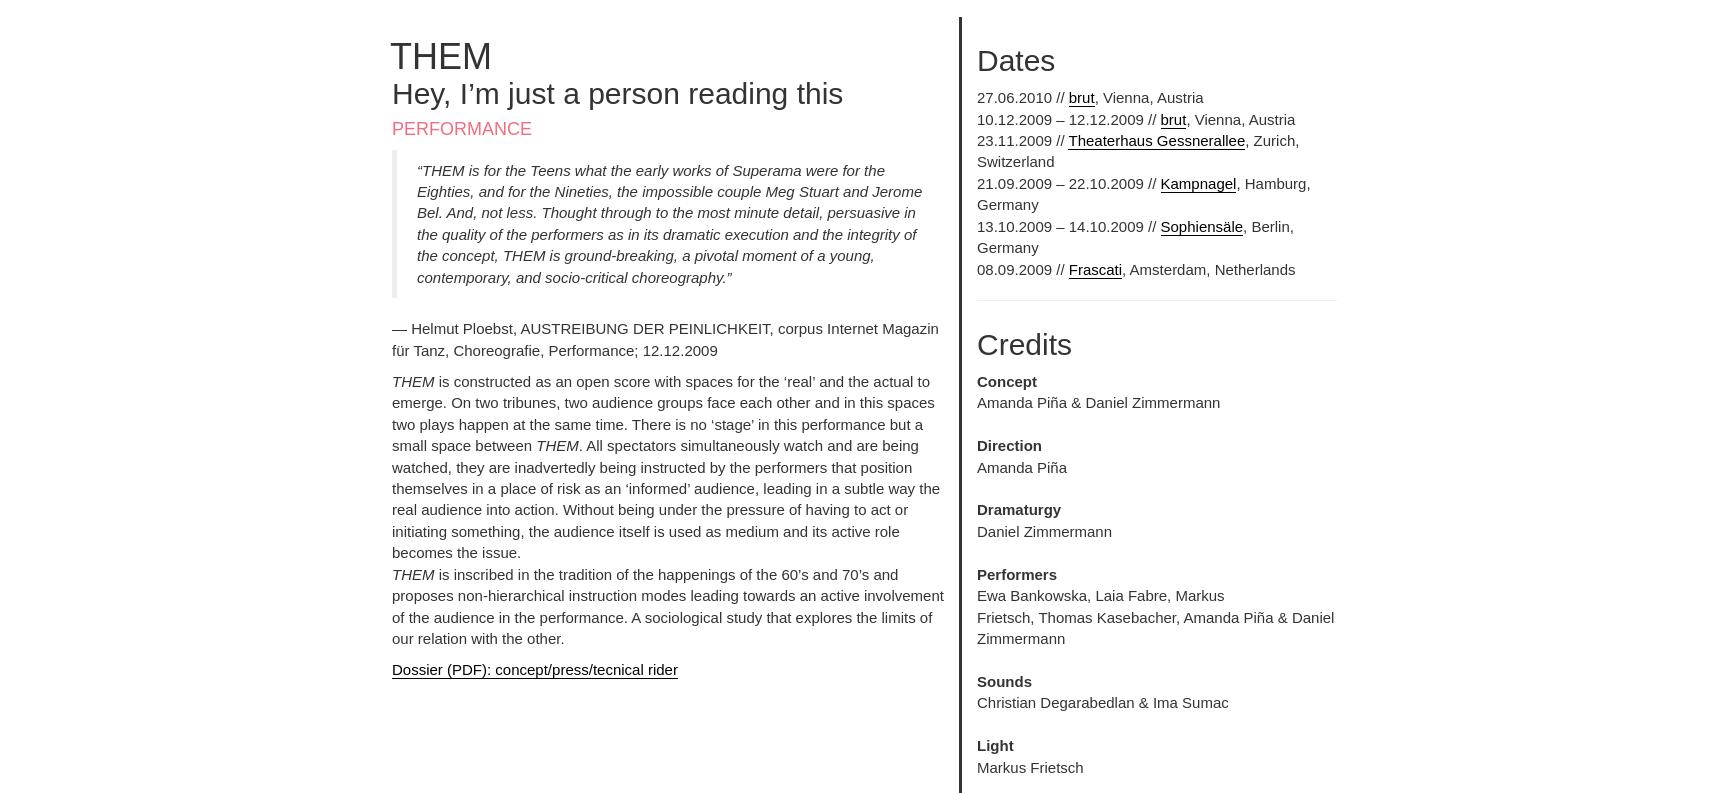 This screenshot has height=793, width=1729. Describe the element at coordinates (1207, 267) in the screenshot. I see `', Amsterdam, Netherlands'` at that location.